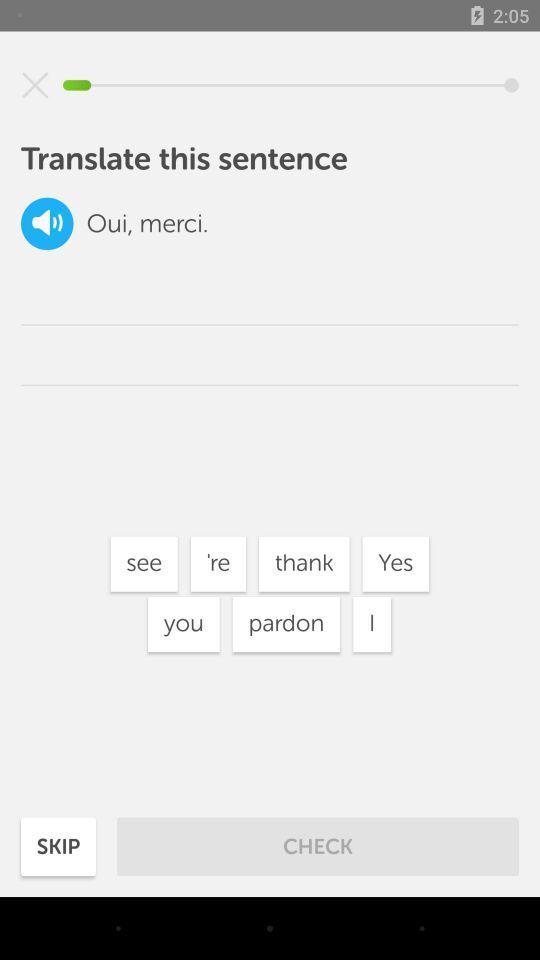 Image resolution: width=540 pixels, height=960 pixels. What do you see at coordinates (35, 85) in the screenshot?
I see `out of this screen` at bounding box center [35, 85].